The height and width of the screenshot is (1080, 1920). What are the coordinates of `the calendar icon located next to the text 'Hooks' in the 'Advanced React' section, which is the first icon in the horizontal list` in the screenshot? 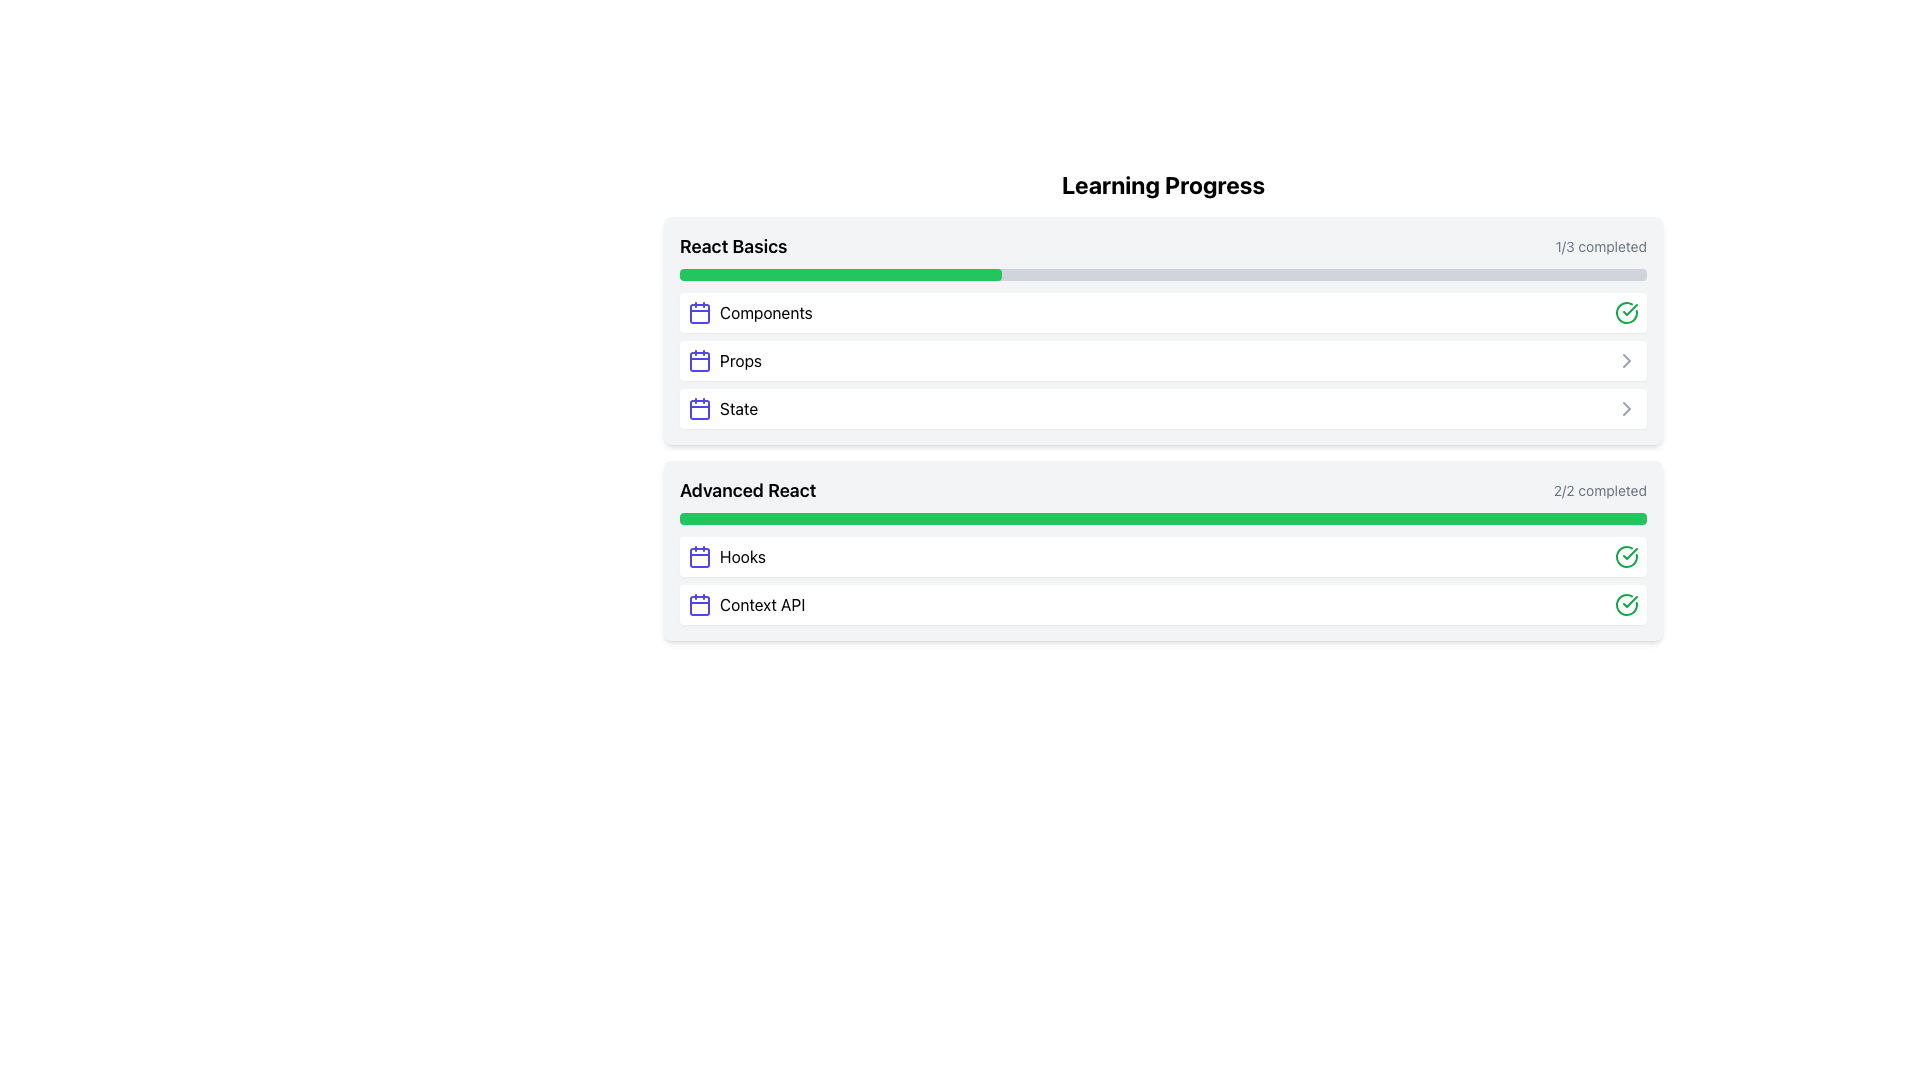 It's located at (700, 556).